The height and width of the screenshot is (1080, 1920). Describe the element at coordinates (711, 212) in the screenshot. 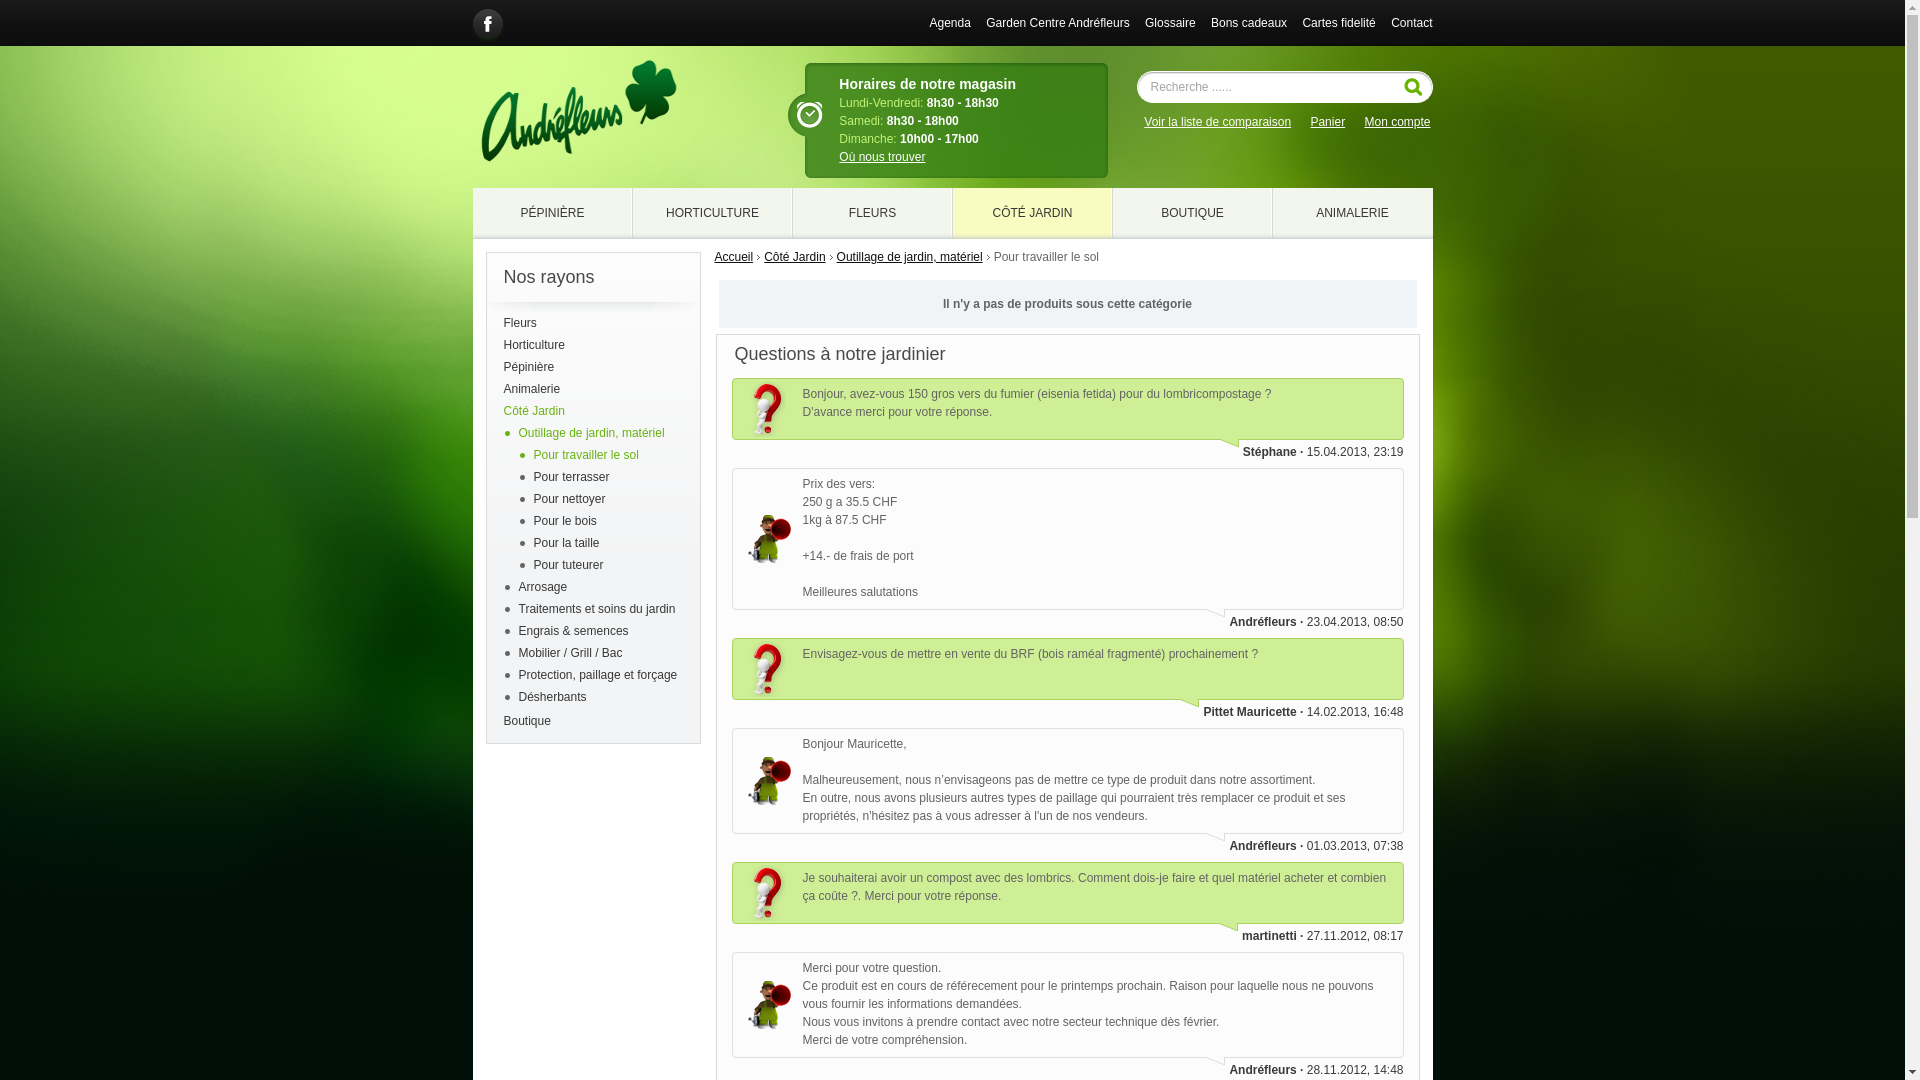

I see `'HORTICULTURE'` at that location.